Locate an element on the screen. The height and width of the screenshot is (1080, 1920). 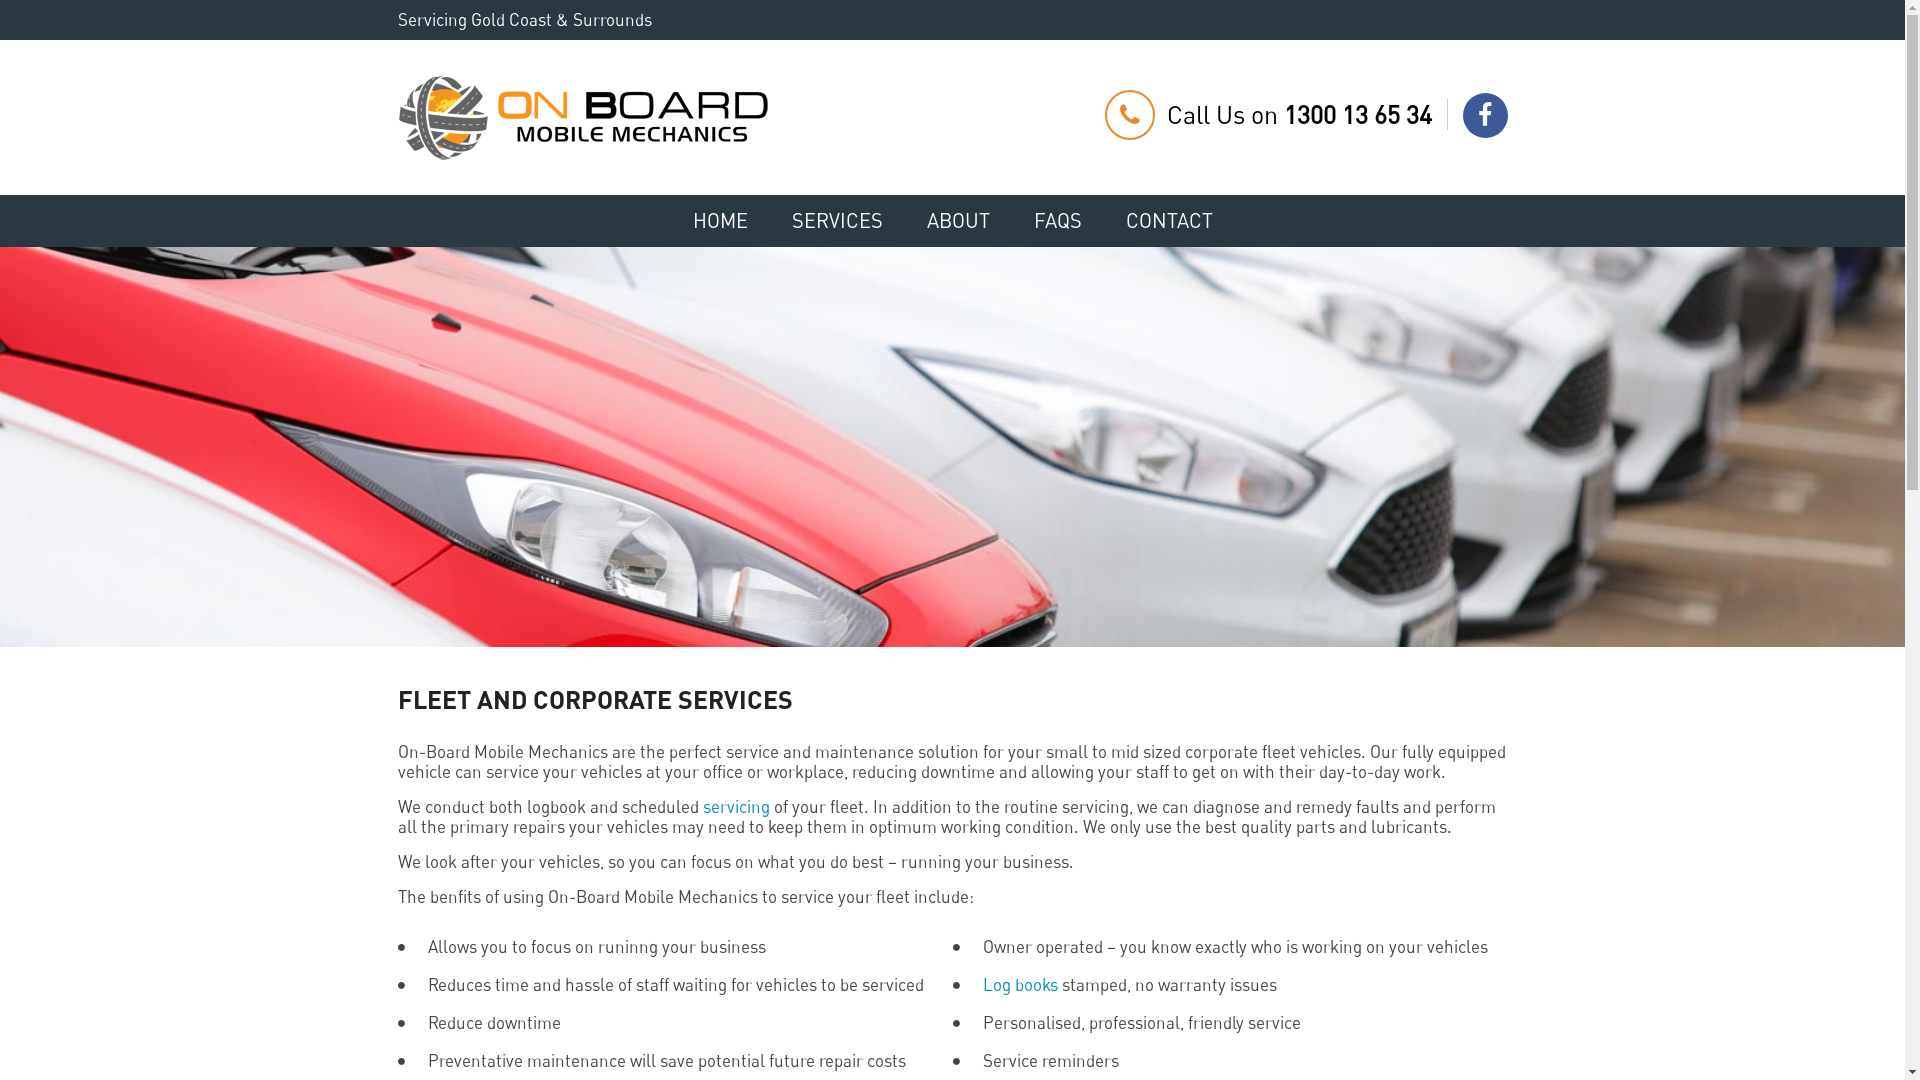
'HOME' is located at coordinates (672, 220).